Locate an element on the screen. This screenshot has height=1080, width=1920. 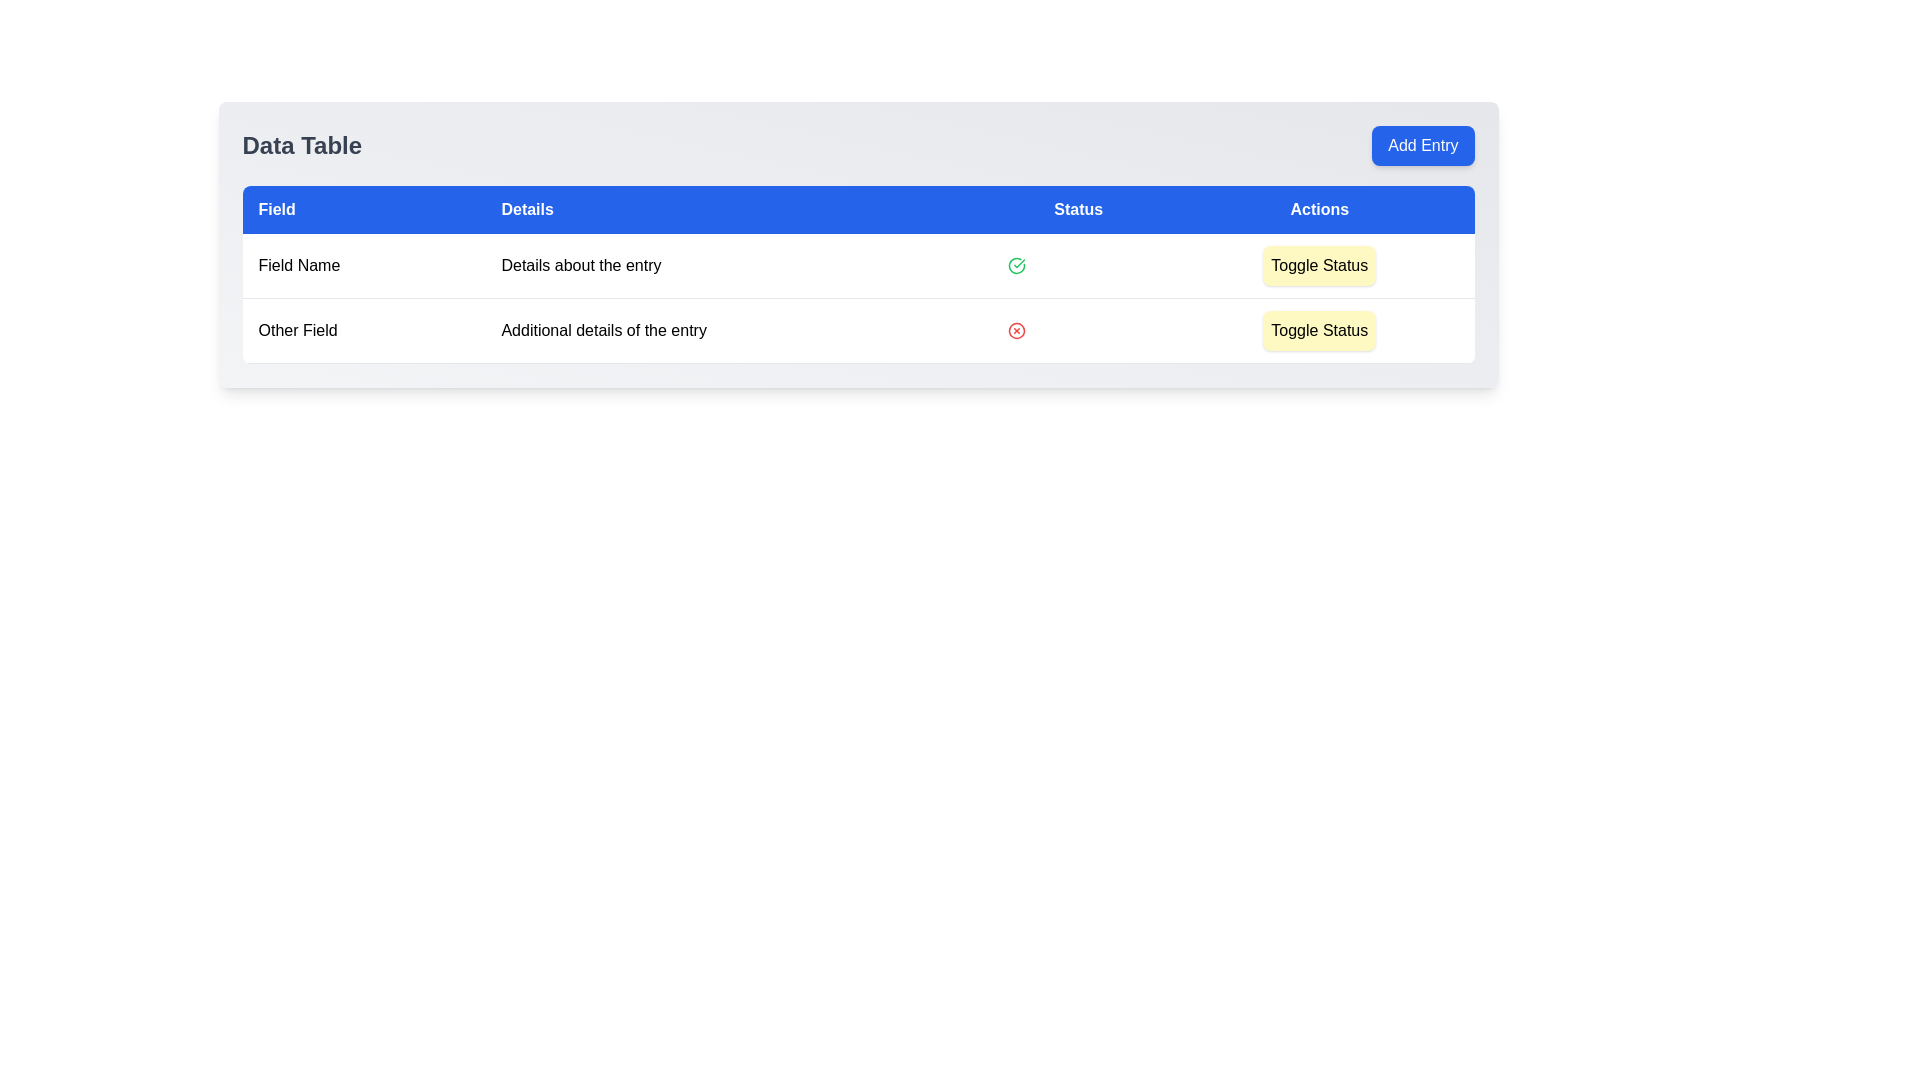
the toggle button in the 'Actions' column of the second row of the data table to change its color is located at coordinates (1319, 330).